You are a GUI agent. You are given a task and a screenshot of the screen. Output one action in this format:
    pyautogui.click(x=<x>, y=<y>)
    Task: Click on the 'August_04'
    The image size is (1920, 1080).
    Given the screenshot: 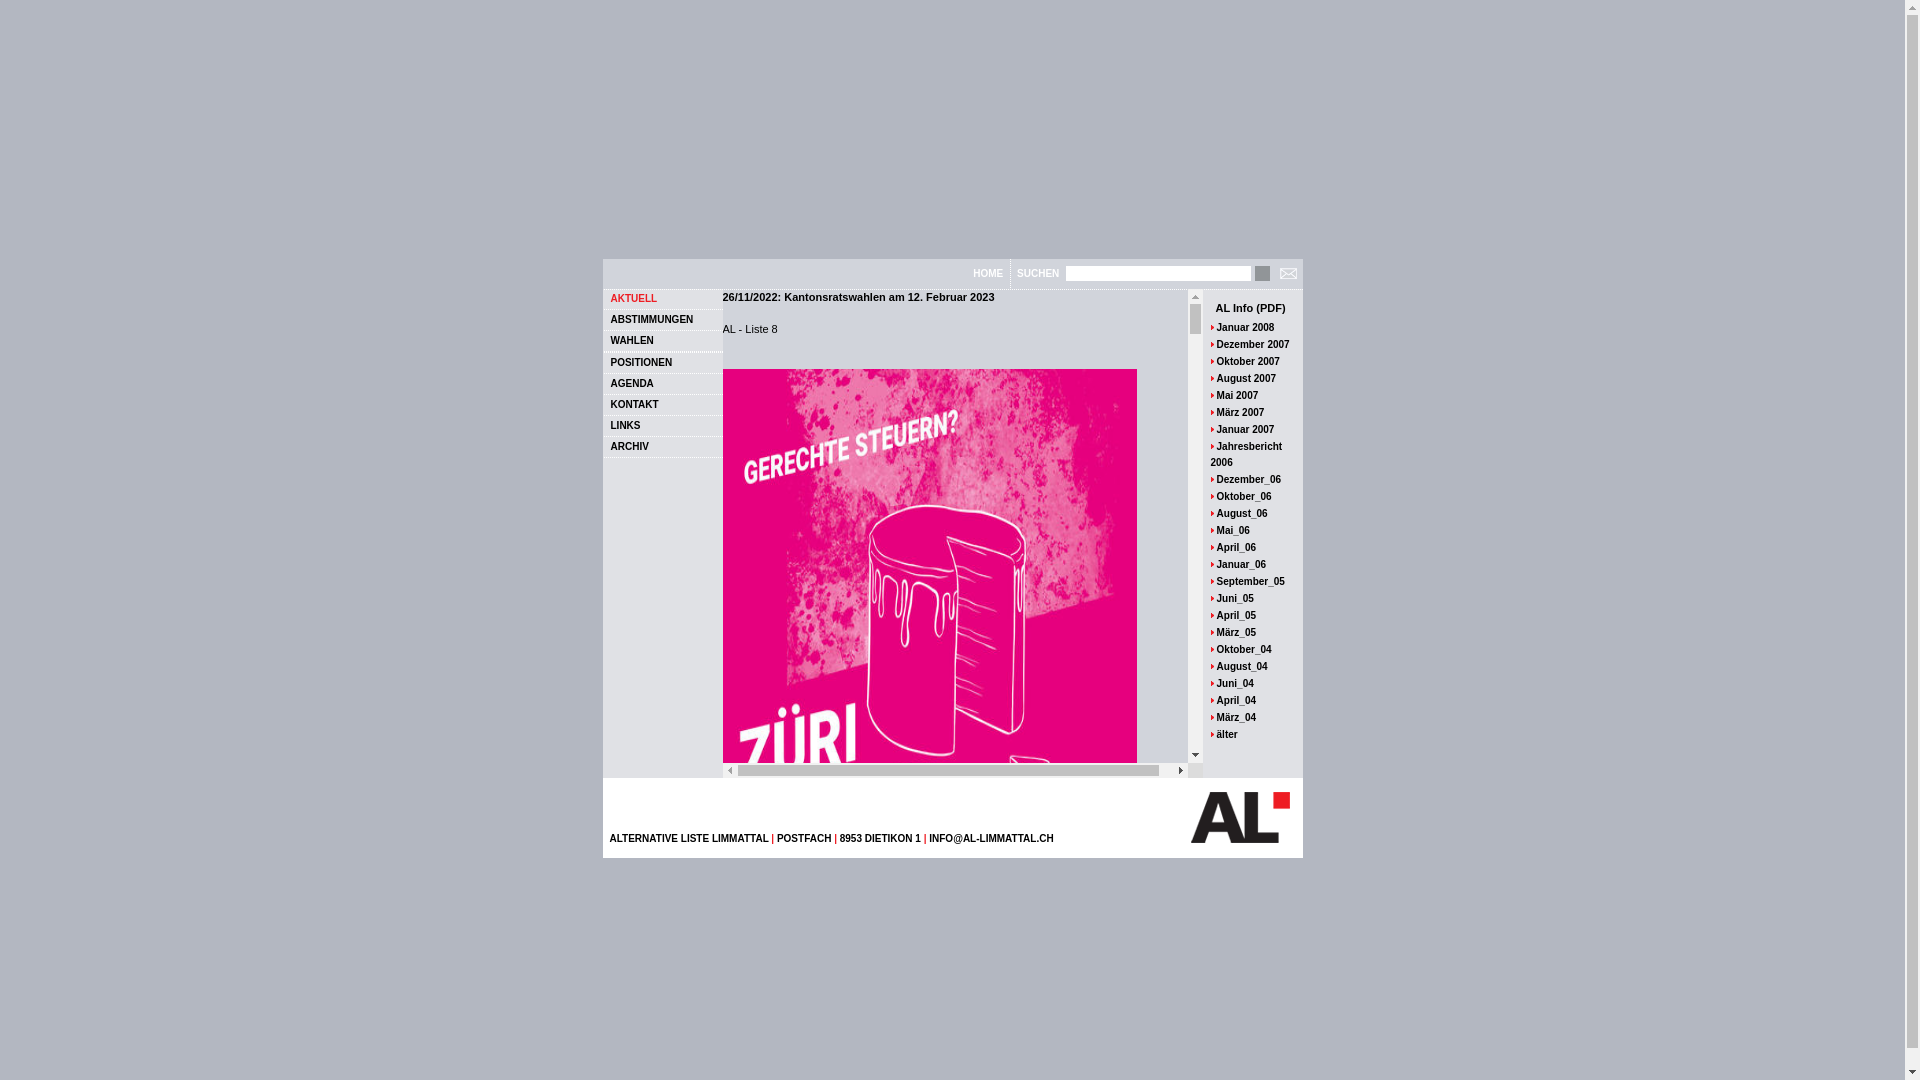 What is the action you would take?
    pyautogui.click(x=1241, y=665)
    